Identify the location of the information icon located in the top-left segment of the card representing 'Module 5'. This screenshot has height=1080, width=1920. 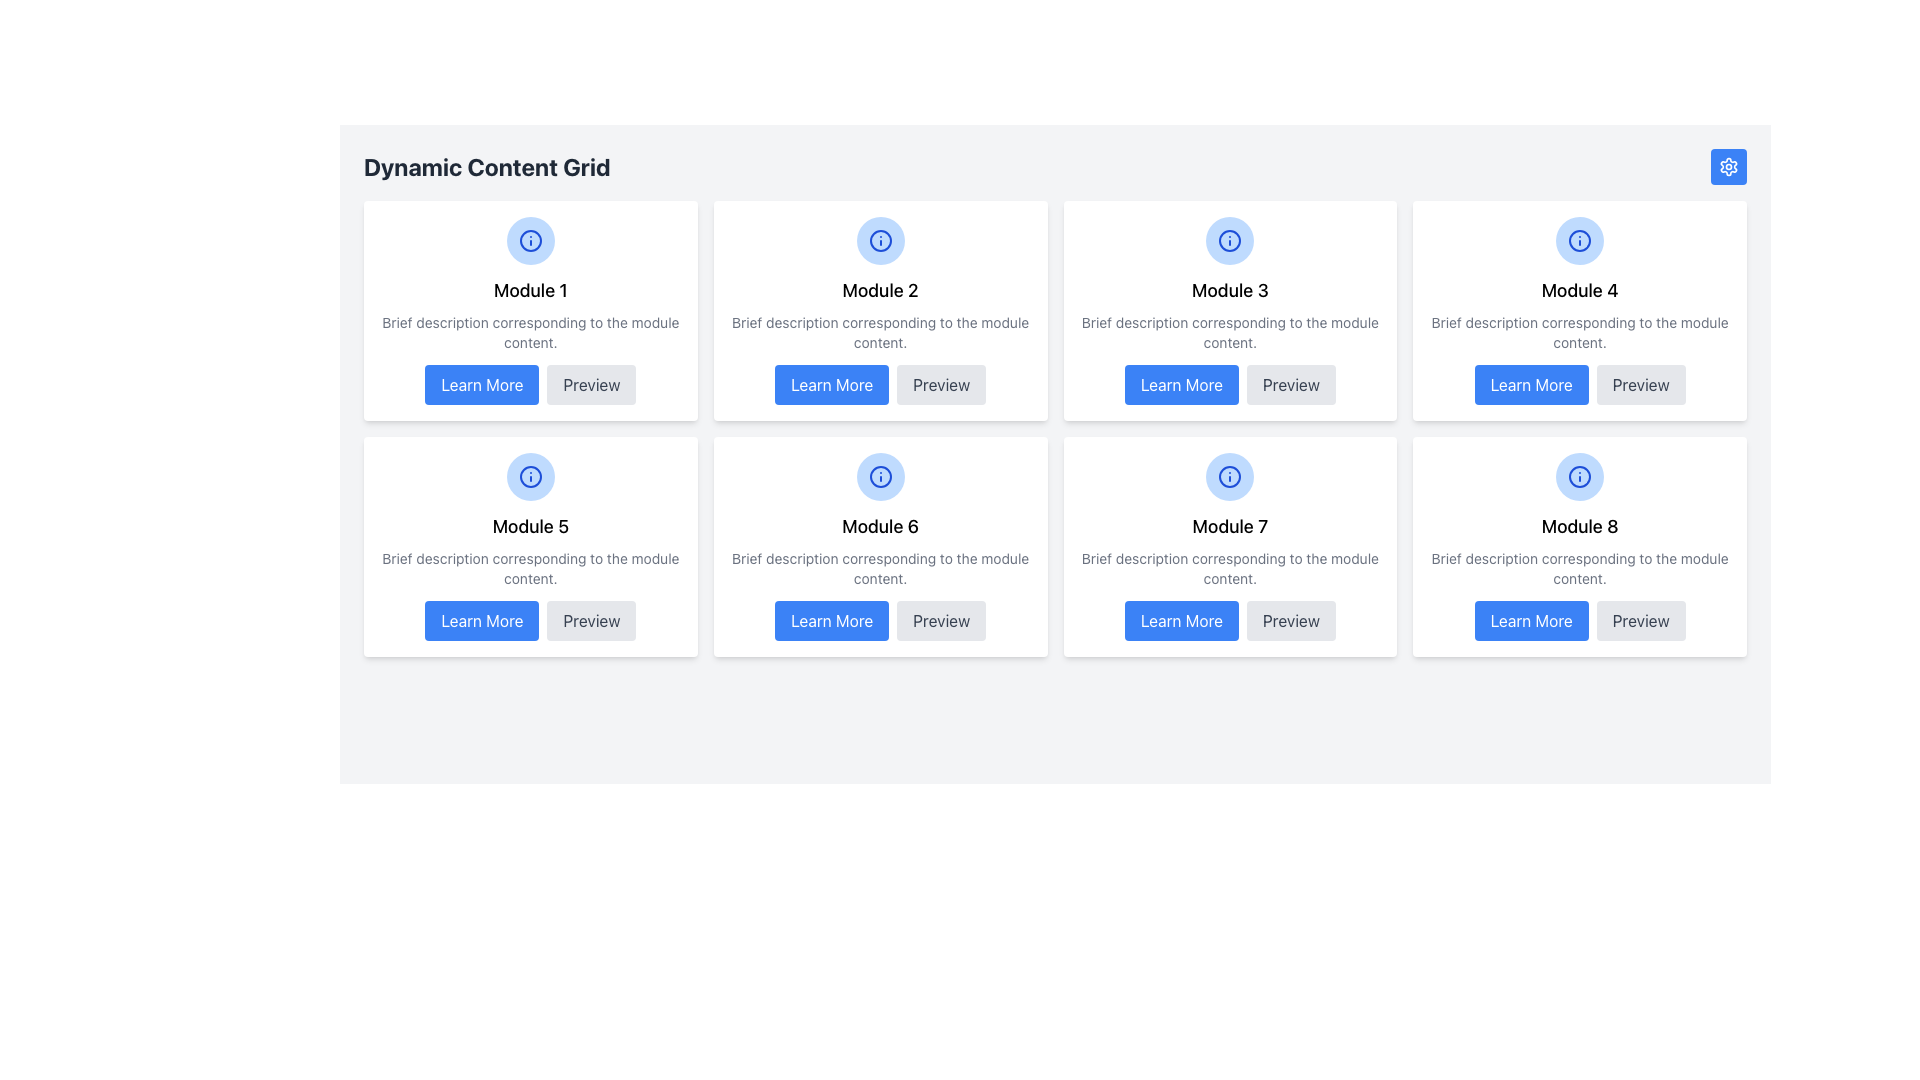
(530, 477).